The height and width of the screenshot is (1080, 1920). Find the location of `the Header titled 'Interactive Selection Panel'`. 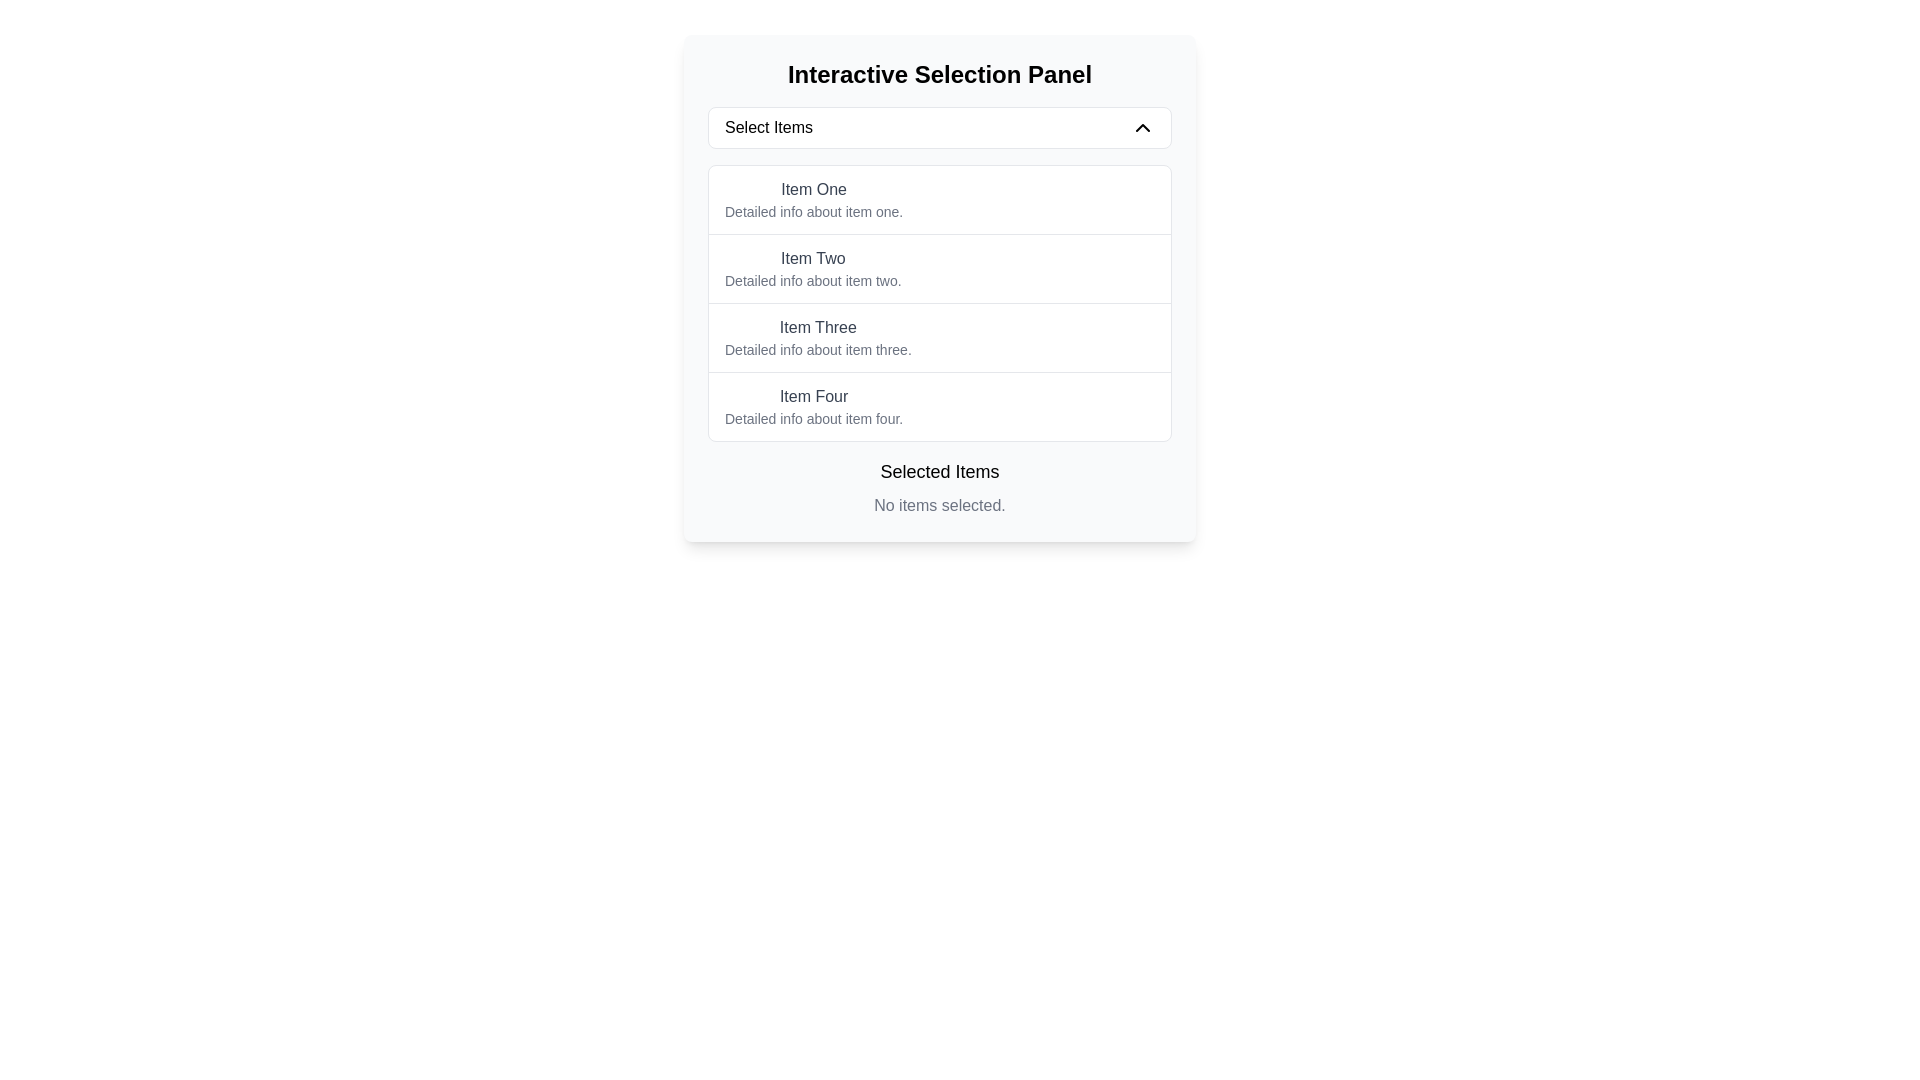

the Header titled 'Interactive Selection Panel' is located at coordinates (939, 73).